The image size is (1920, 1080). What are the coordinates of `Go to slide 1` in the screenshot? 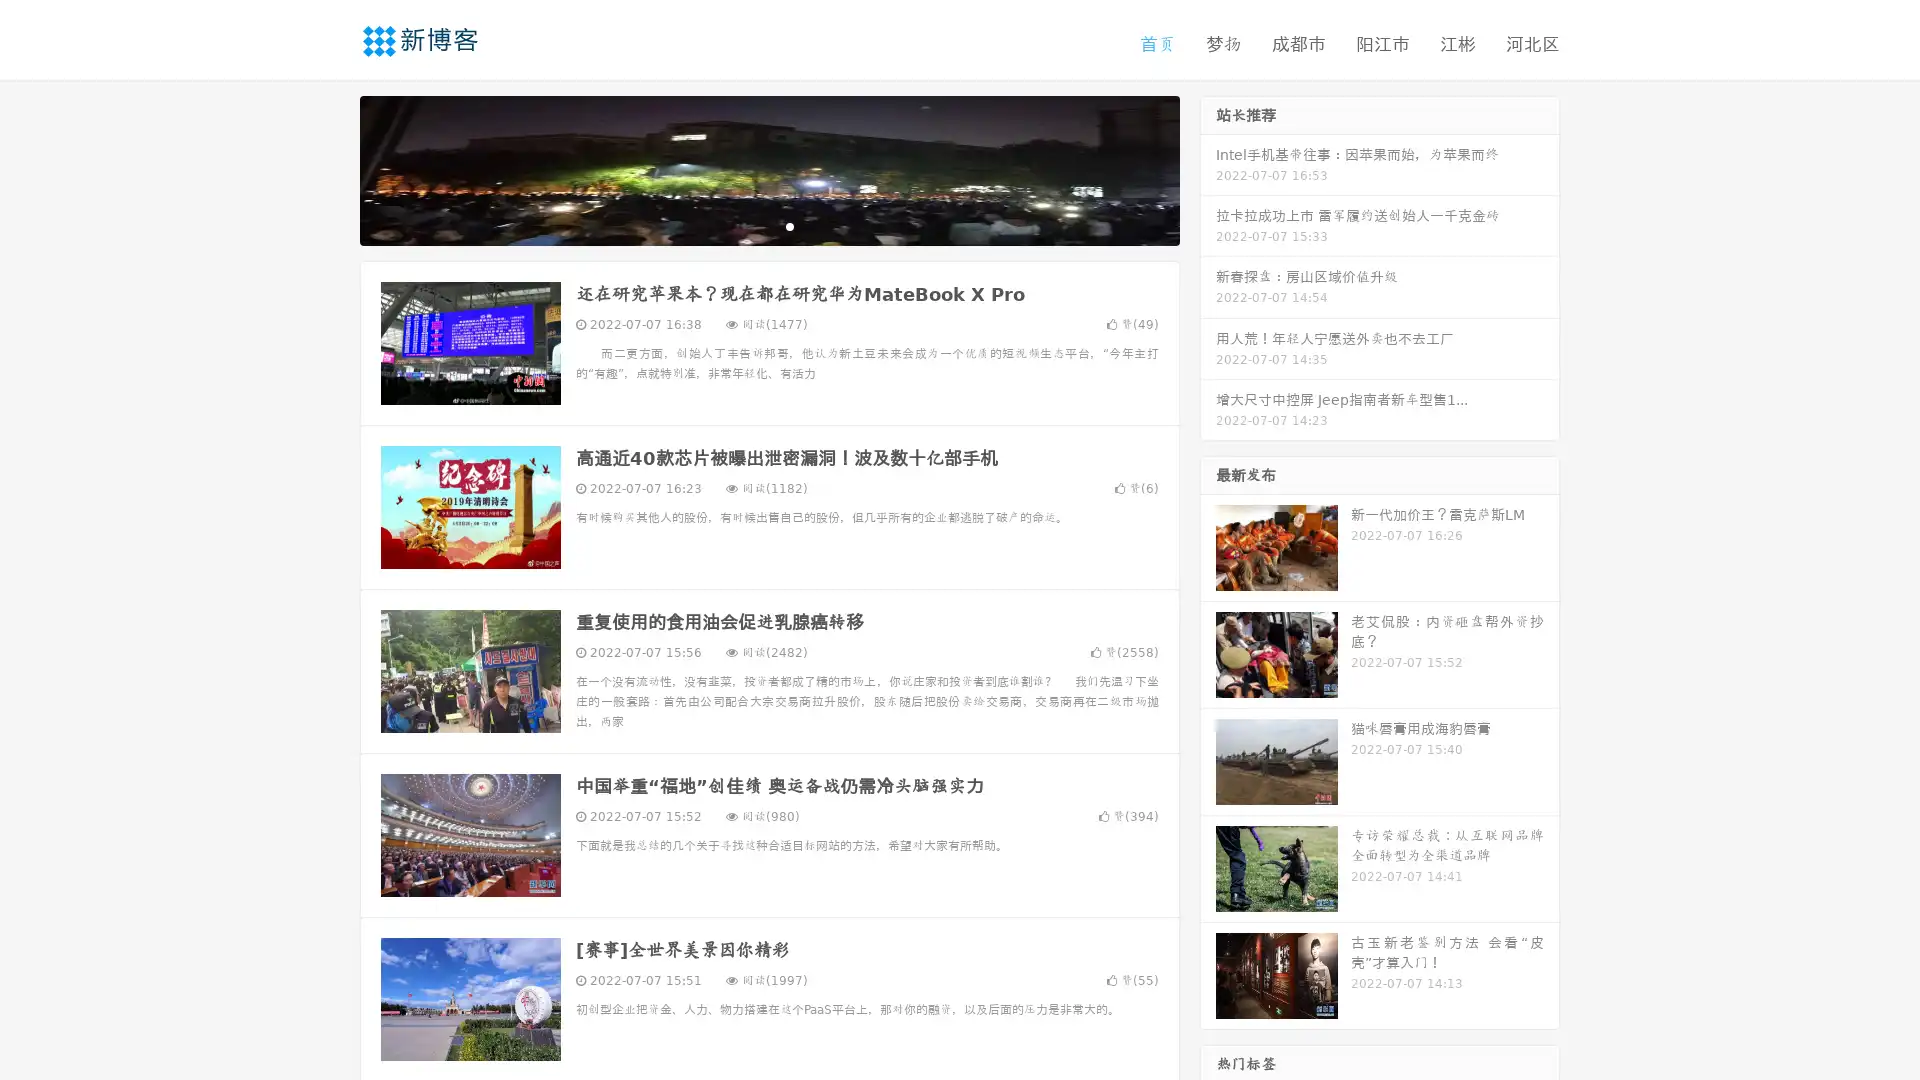 It's located at (748, 225).